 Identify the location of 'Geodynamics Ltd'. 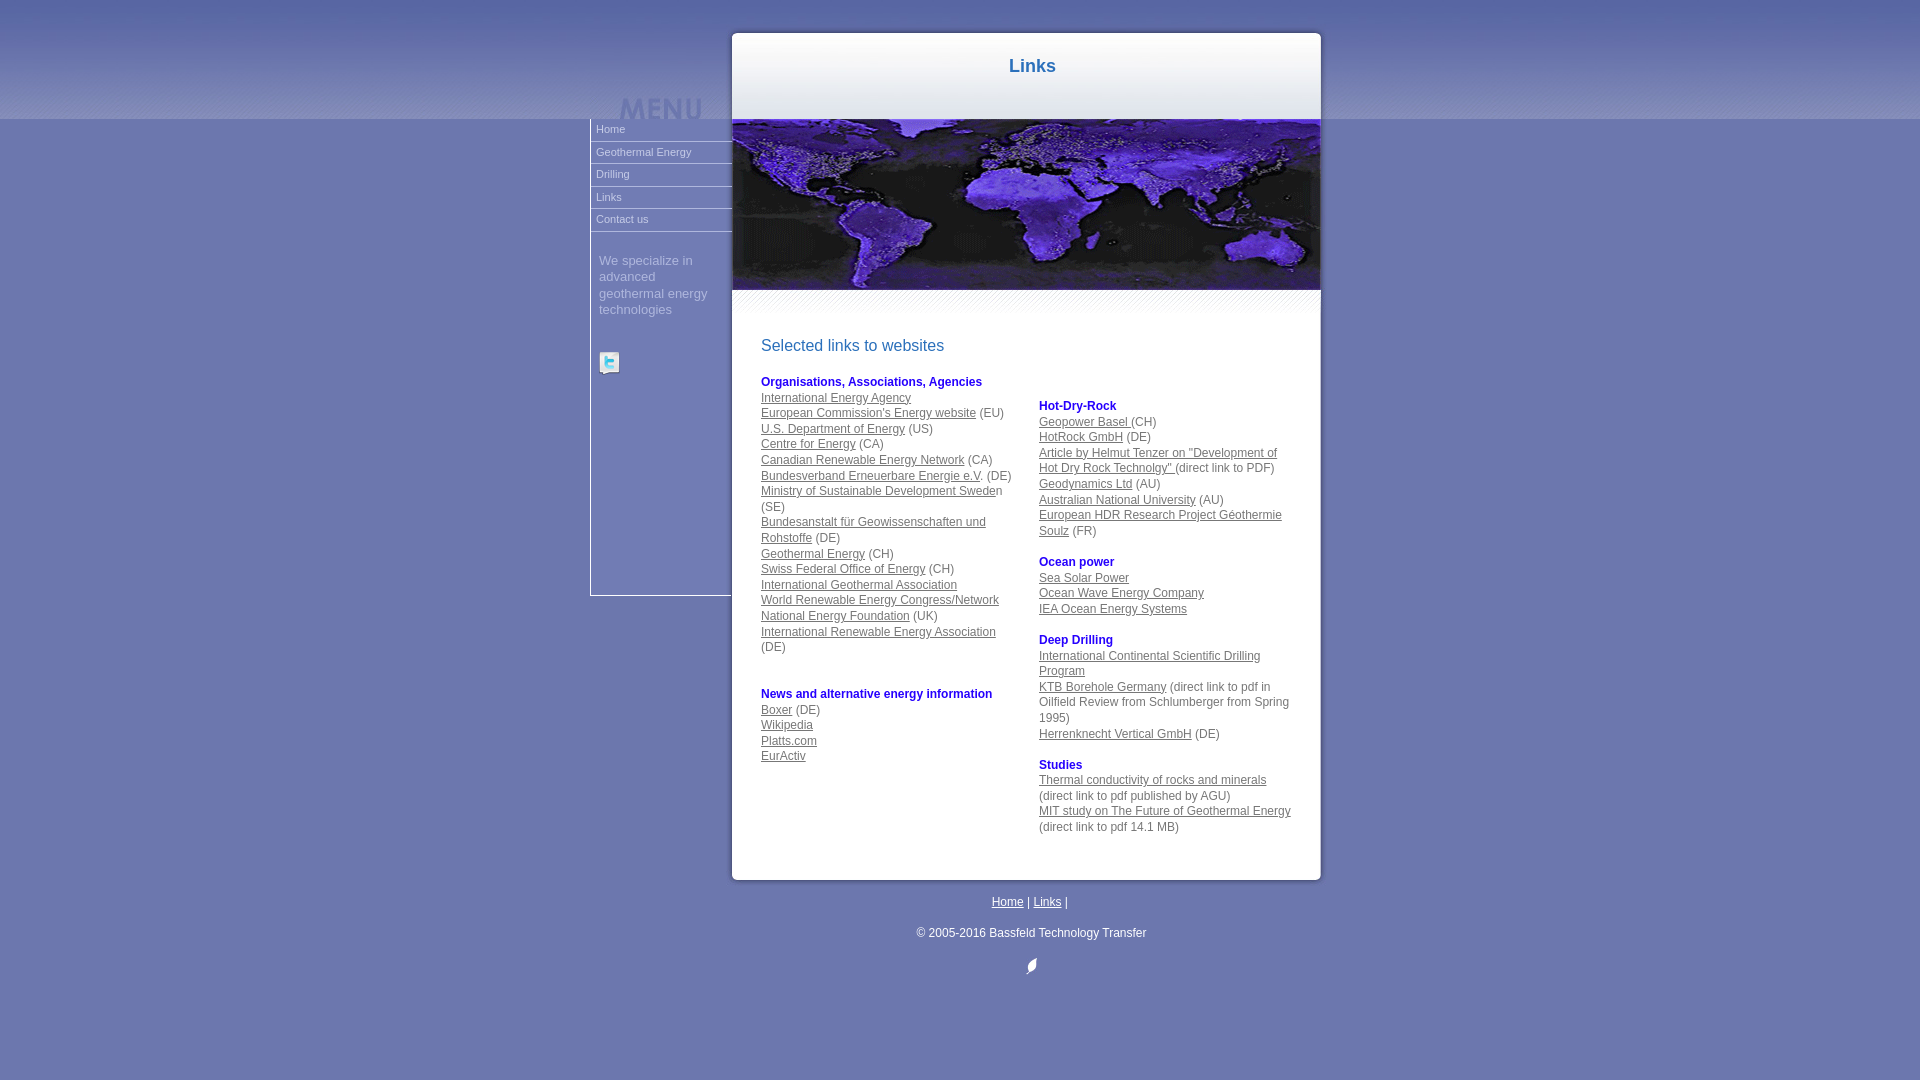
(1084, 483).